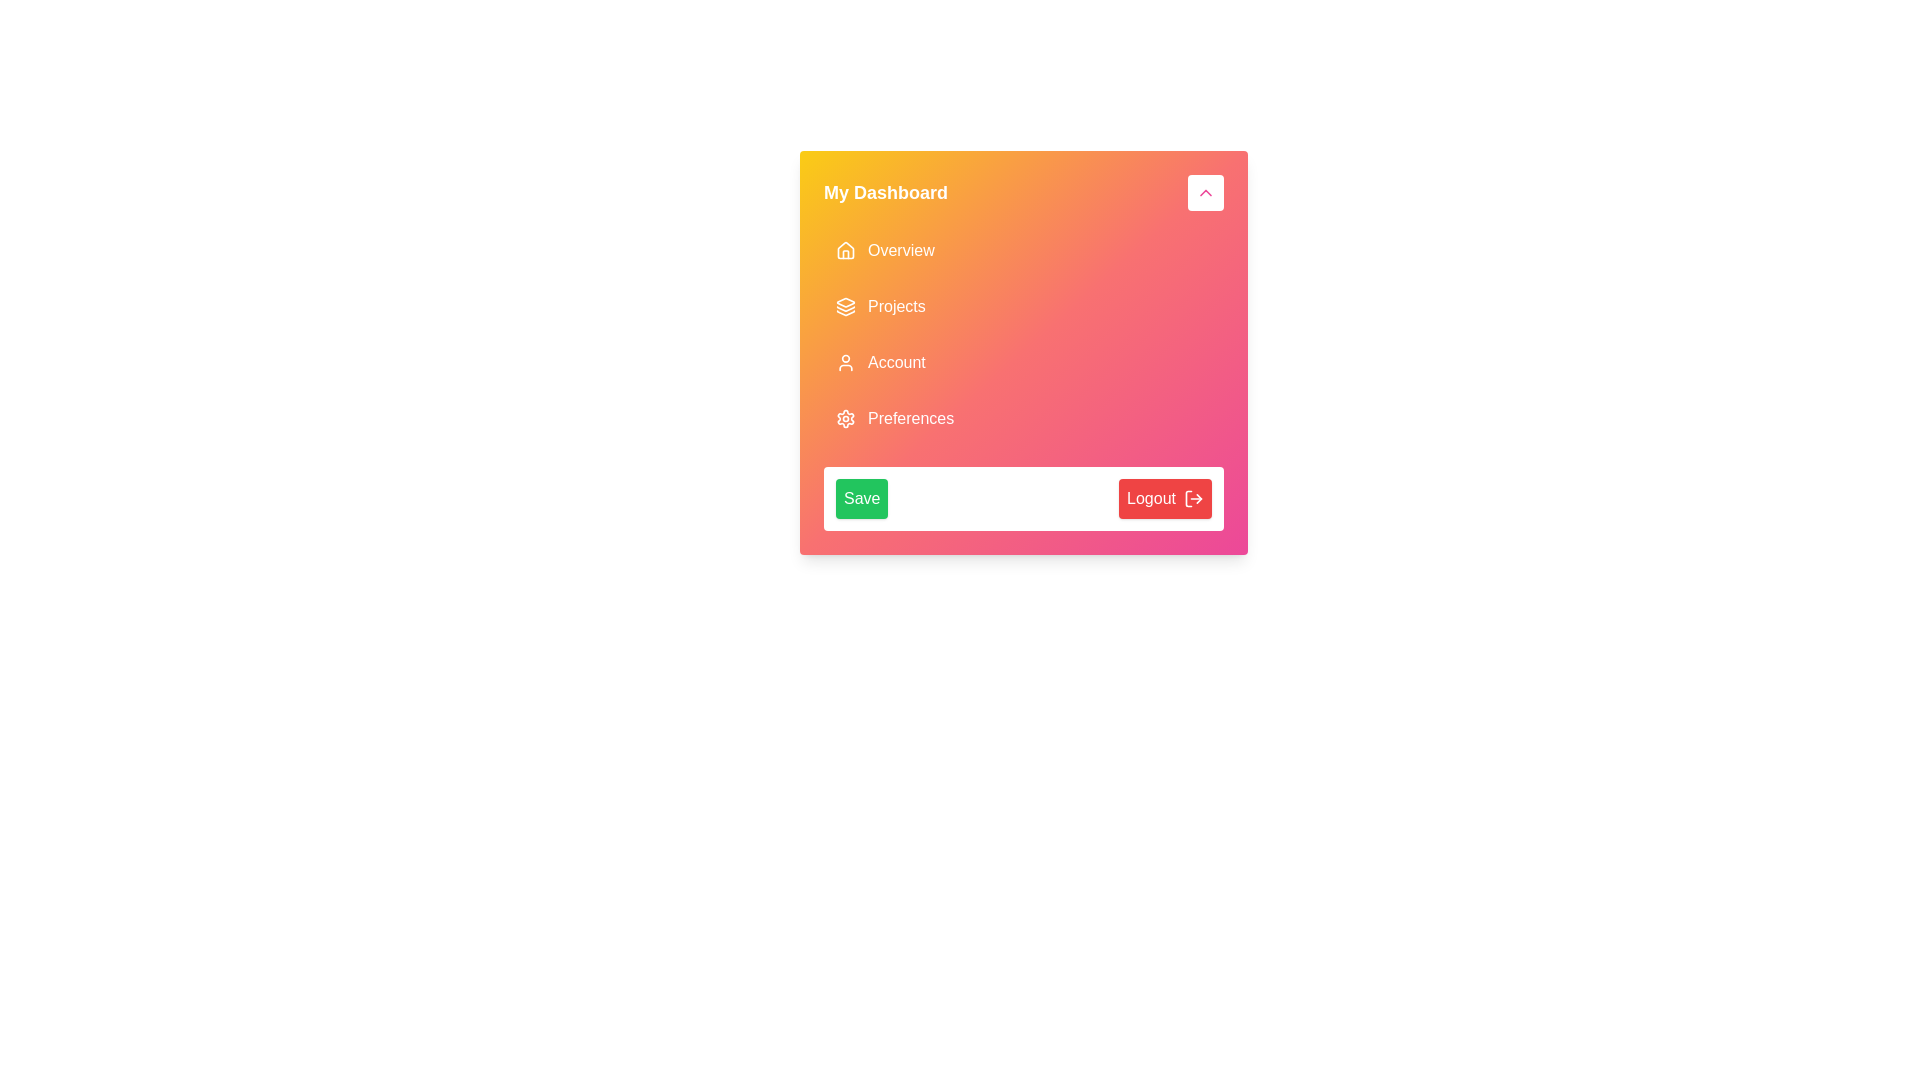 Image resolution: width=1920 pixels, height=1080 pixels. Describe the element at coordinates (1023, 418) in the screenshot. I see `the 'Preferences' menu item, which is the fourth item in the vertical list of menu items, located between 'Account' and the buttons for 'Save' and 'Logout'` at that location.